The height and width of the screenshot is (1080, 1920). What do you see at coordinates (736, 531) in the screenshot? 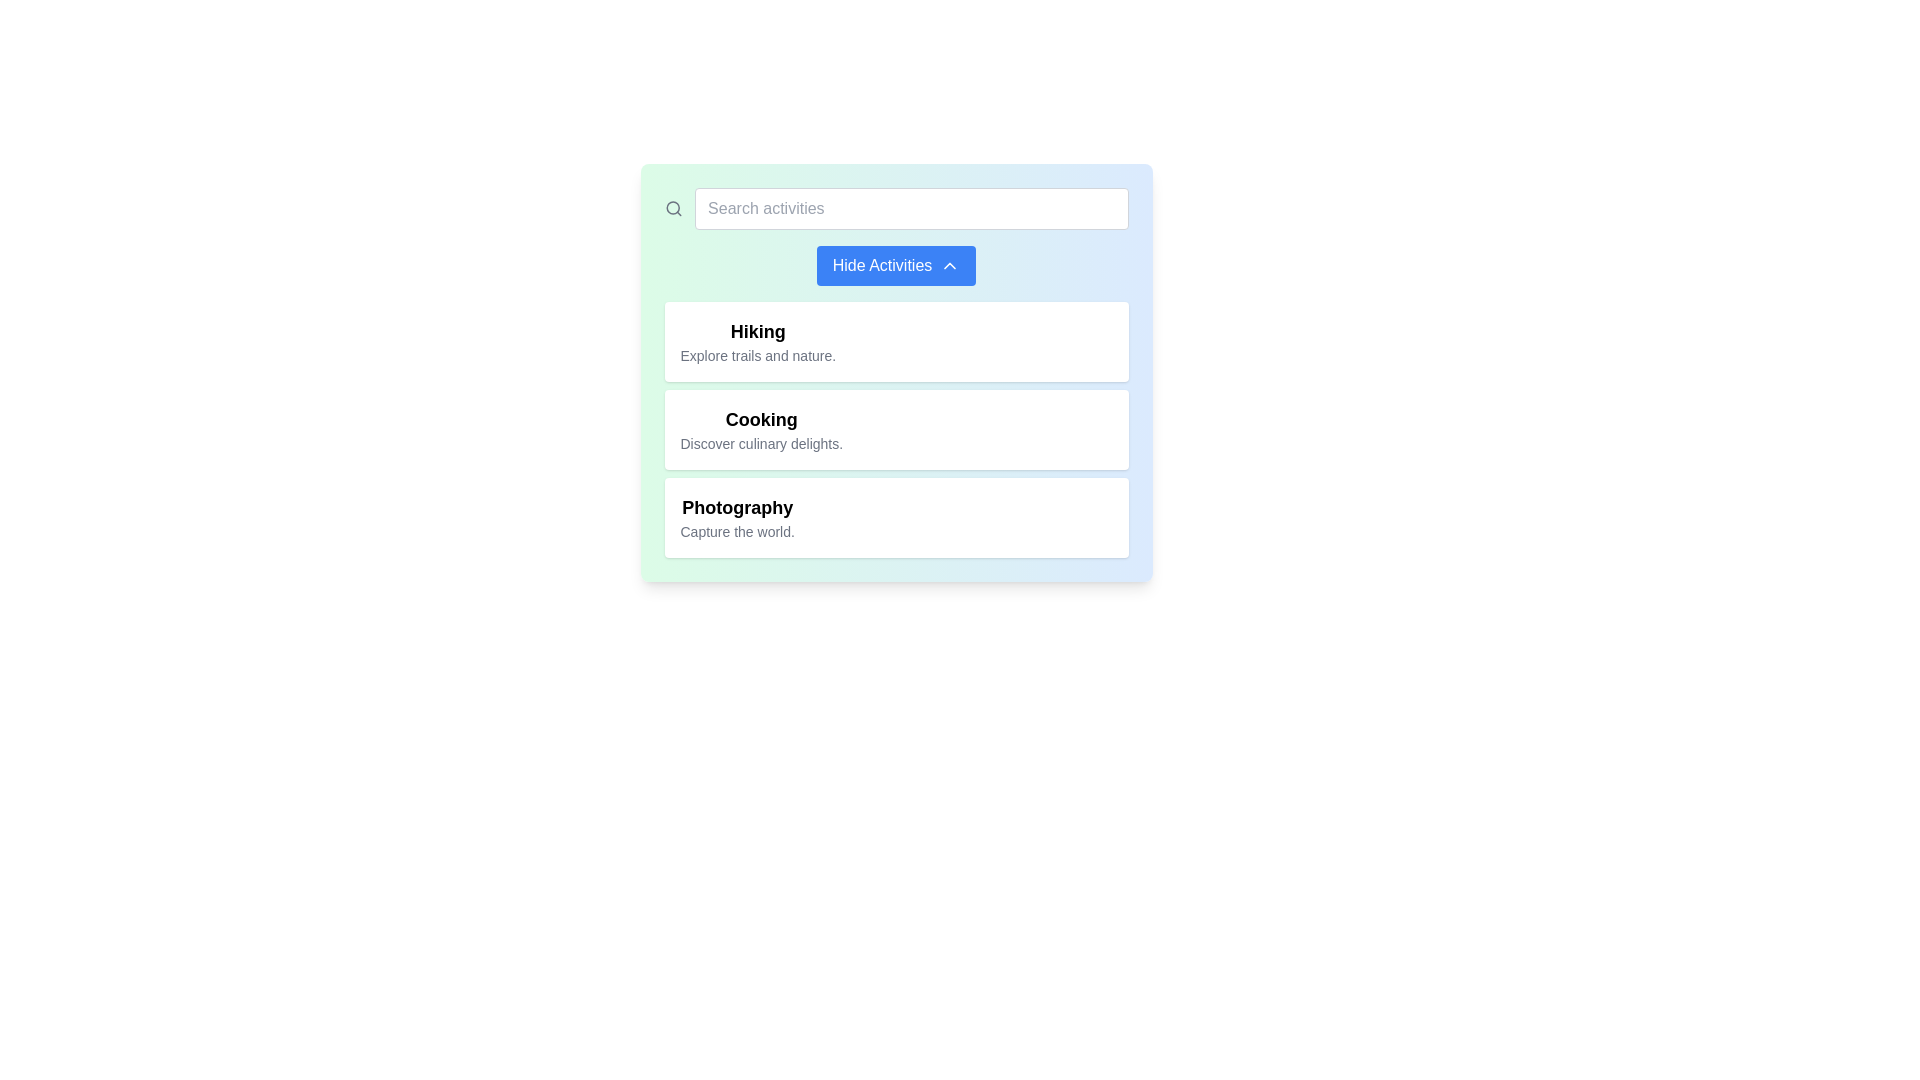
I see `the descriptive tagline text label for the 'Photography' activity, which is located directly under the bold title 'Photography' in the rightmost panel` at bounding box center [736, 531].